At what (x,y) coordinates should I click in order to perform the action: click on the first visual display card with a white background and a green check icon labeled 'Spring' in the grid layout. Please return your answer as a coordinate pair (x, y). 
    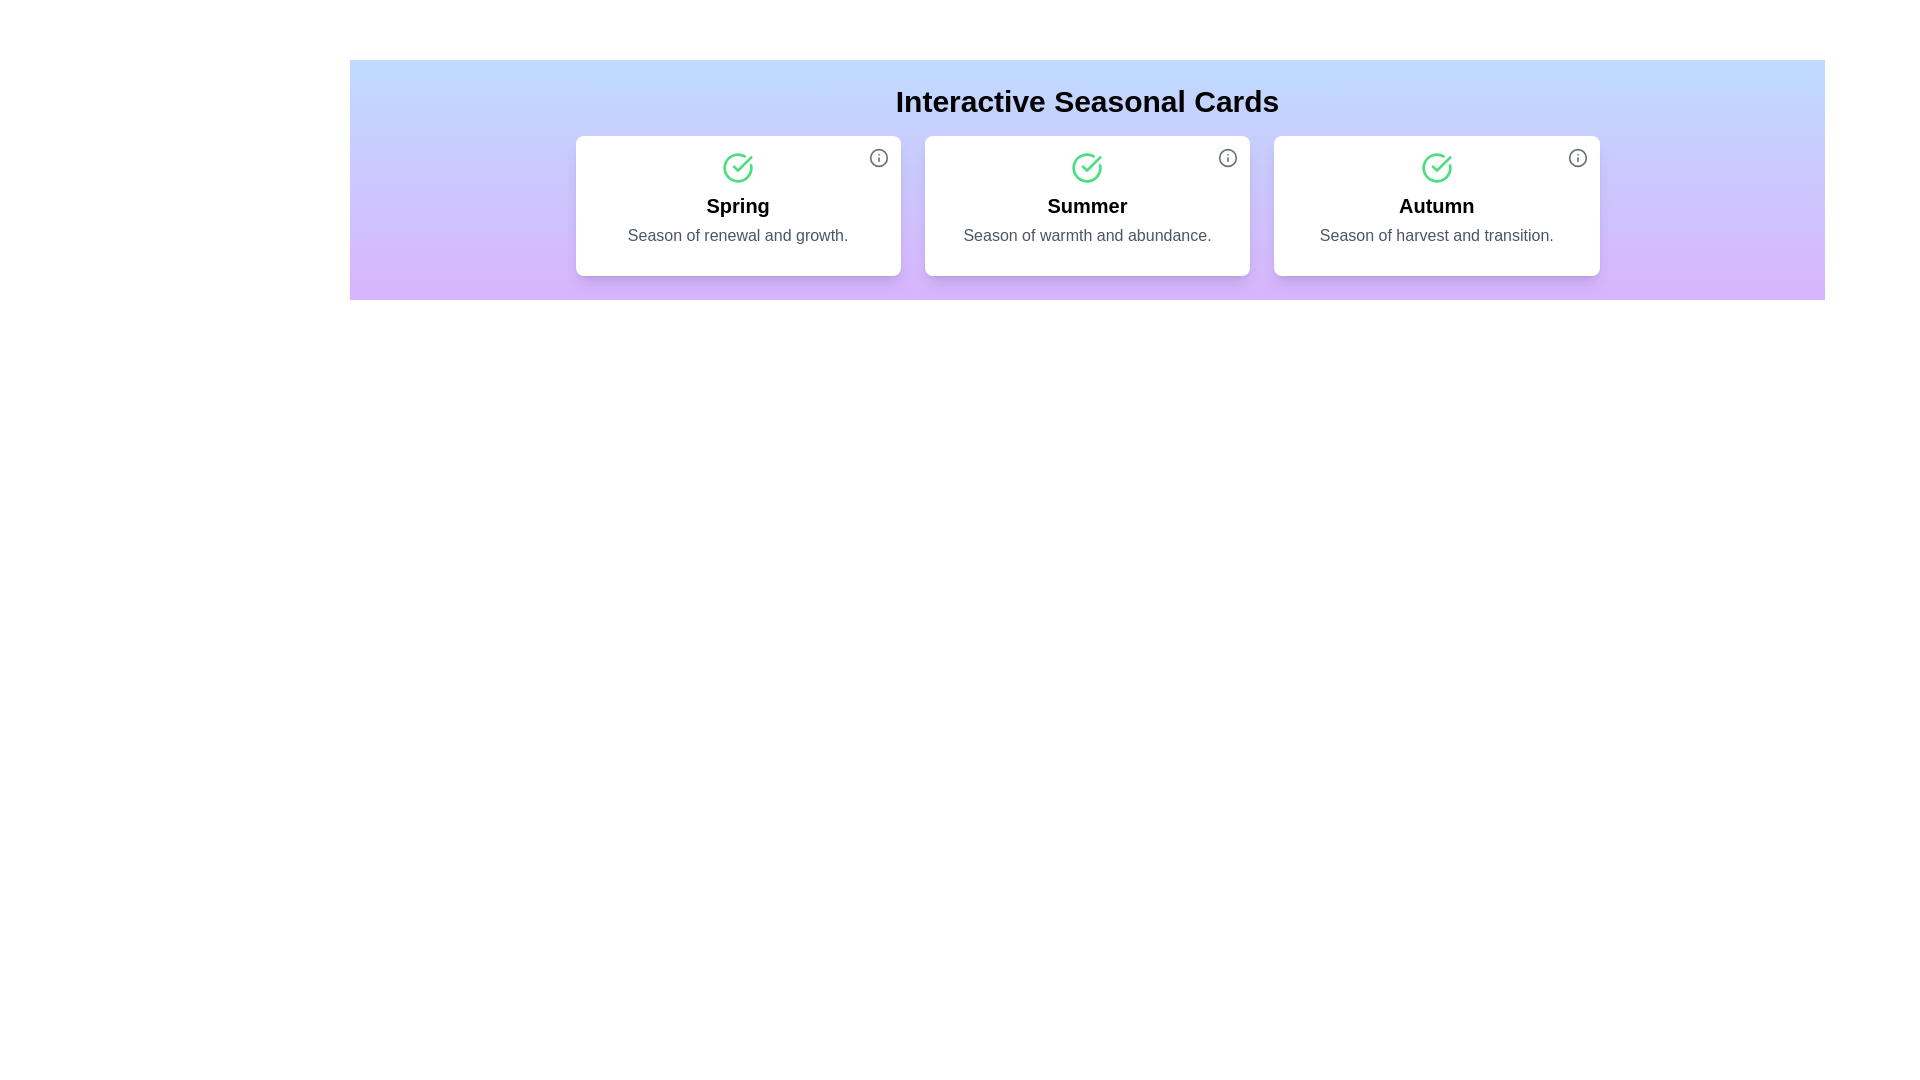
    Looking at the image, I should click on (737, 205).